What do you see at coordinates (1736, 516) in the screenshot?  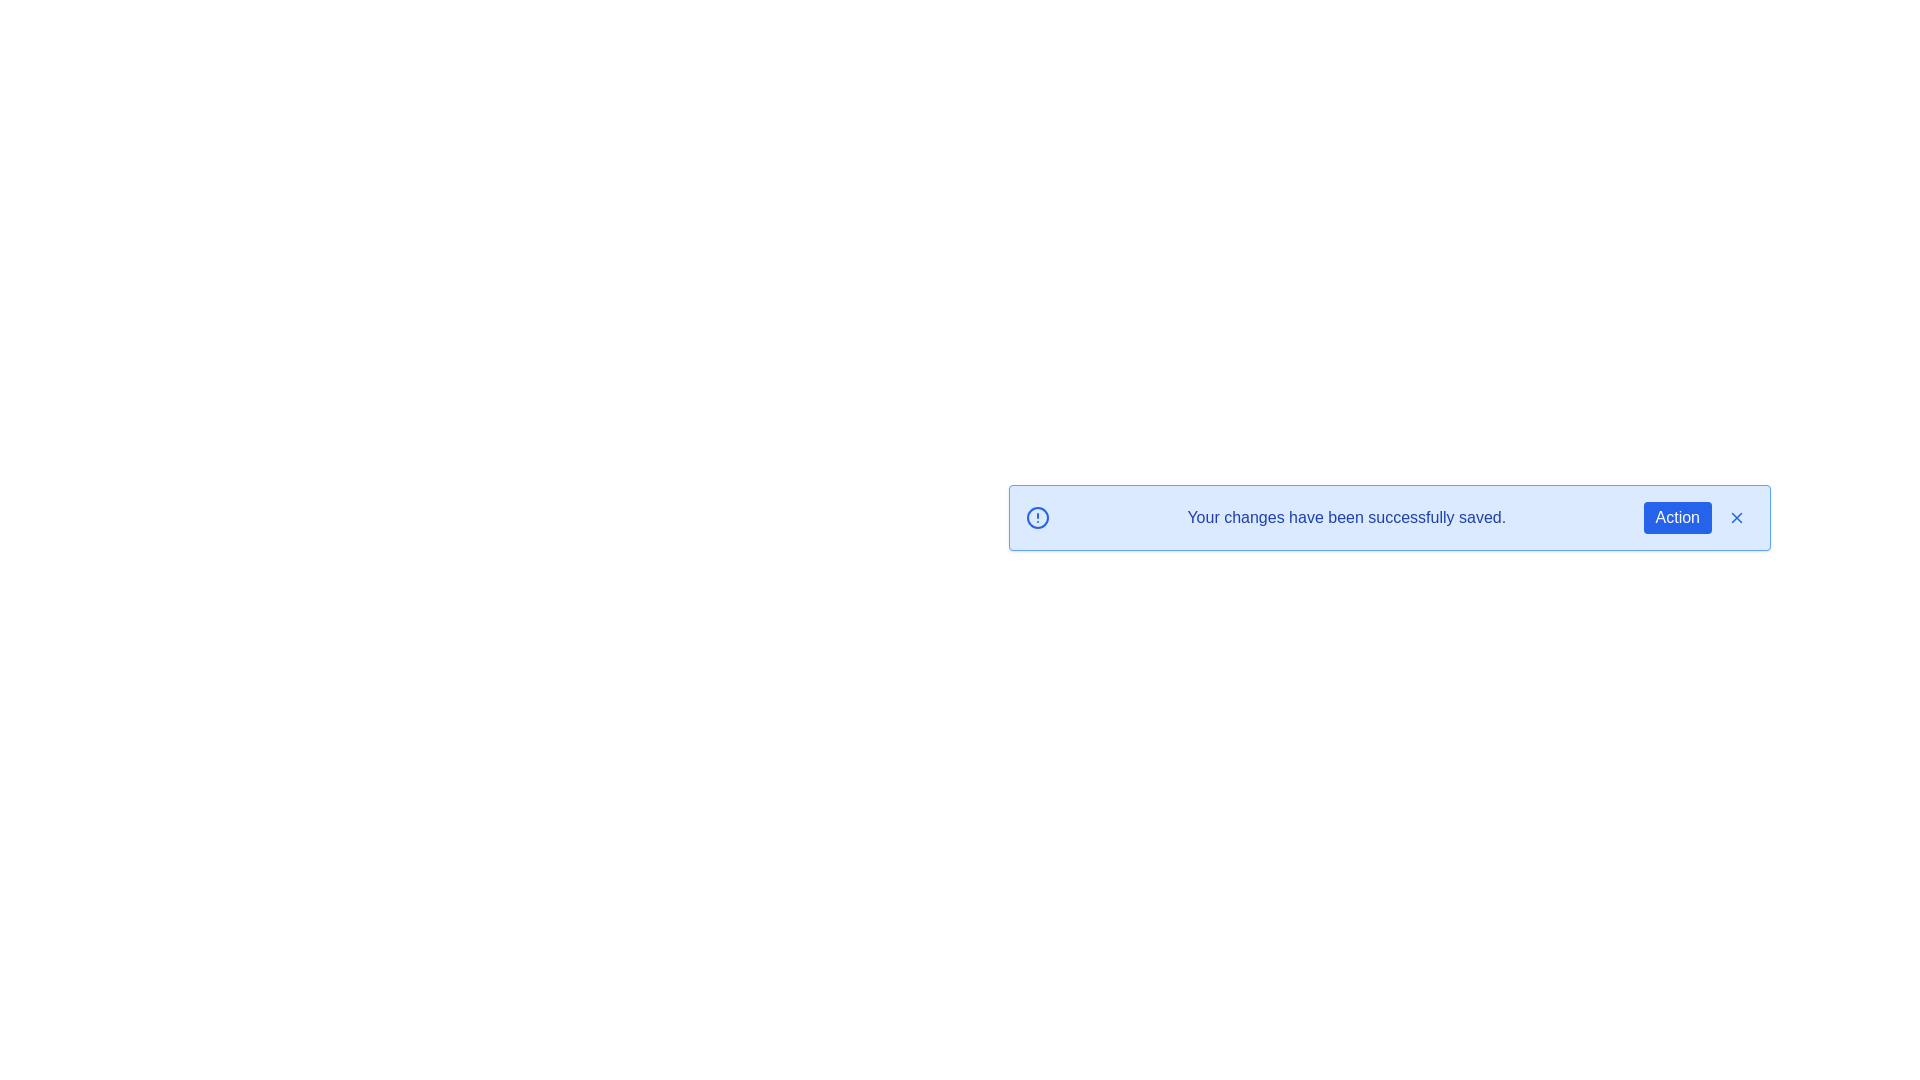 I see `the 'X' button to dismiss the alert` at bounding box center [1736, 516].